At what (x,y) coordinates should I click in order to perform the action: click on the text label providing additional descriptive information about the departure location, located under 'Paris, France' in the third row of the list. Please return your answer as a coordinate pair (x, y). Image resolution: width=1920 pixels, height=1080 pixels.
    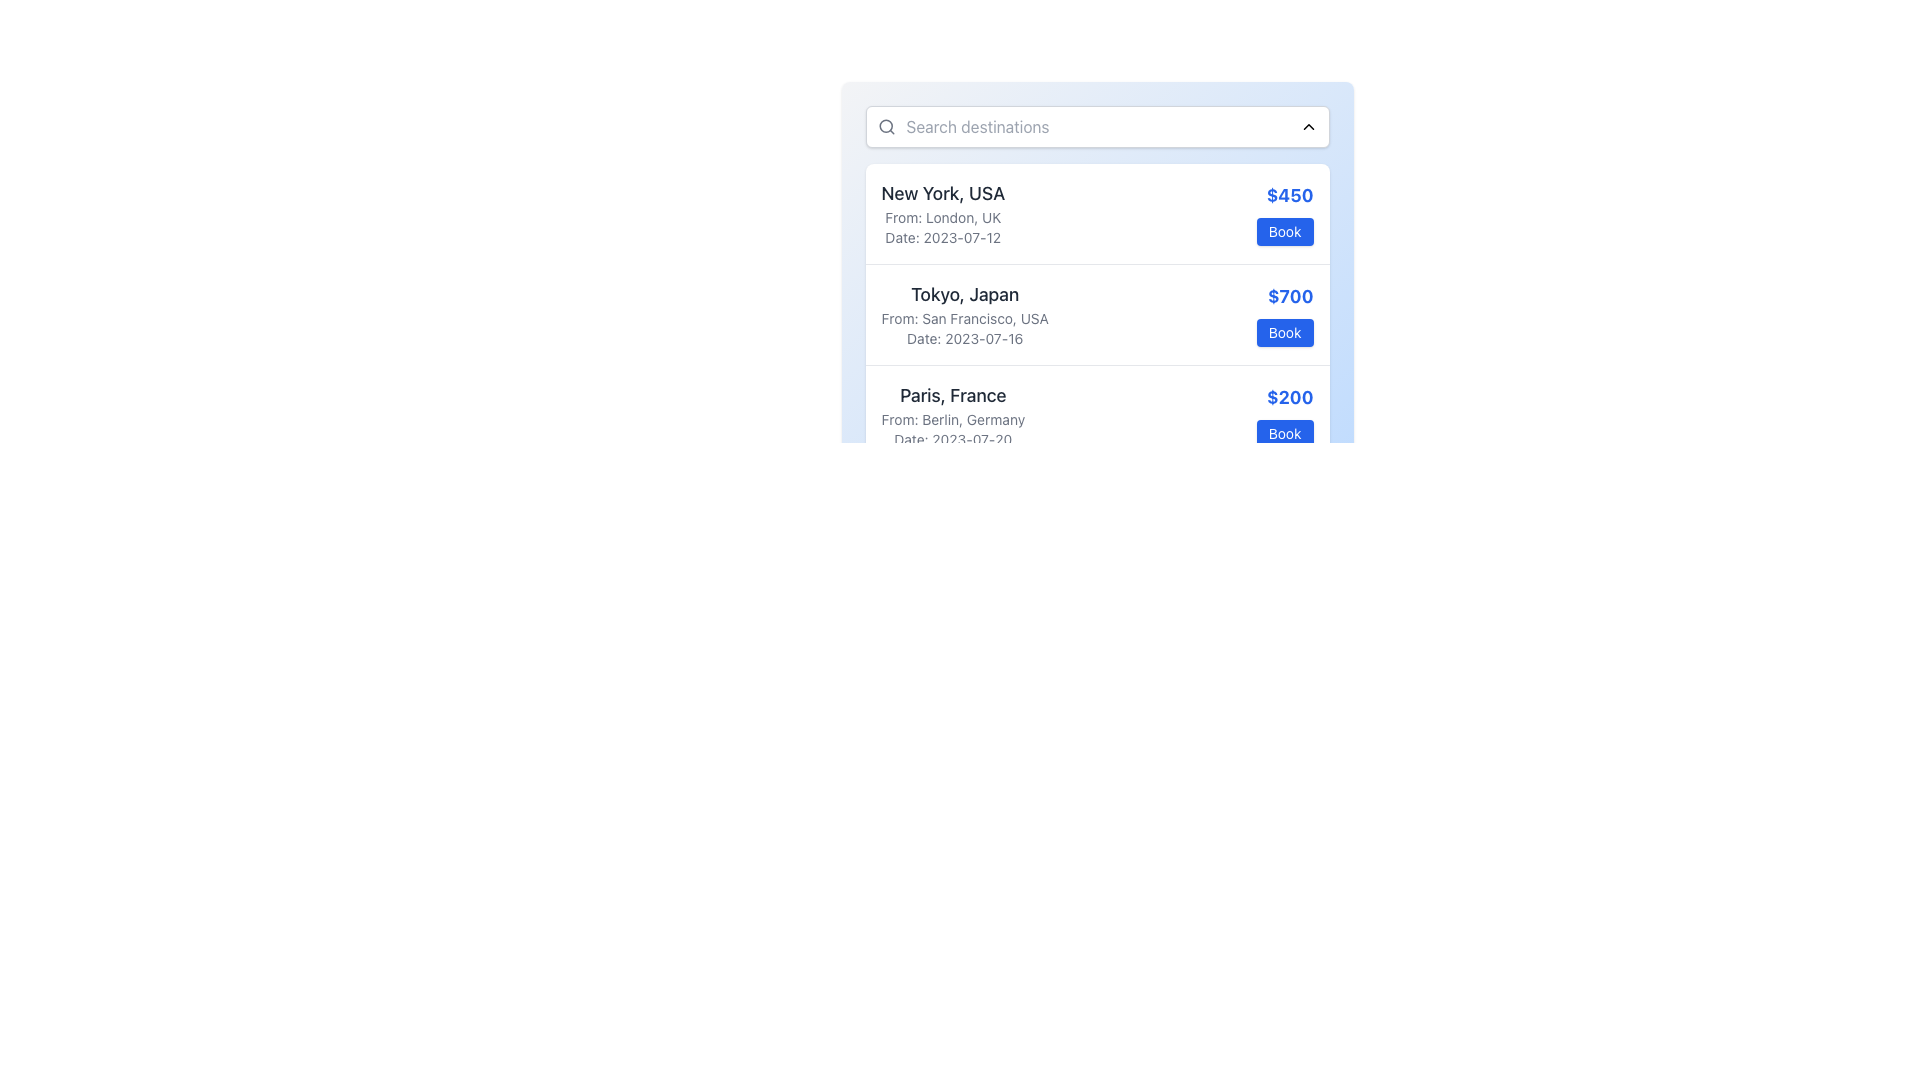
    Looking at the image, I should click on (952, 419).